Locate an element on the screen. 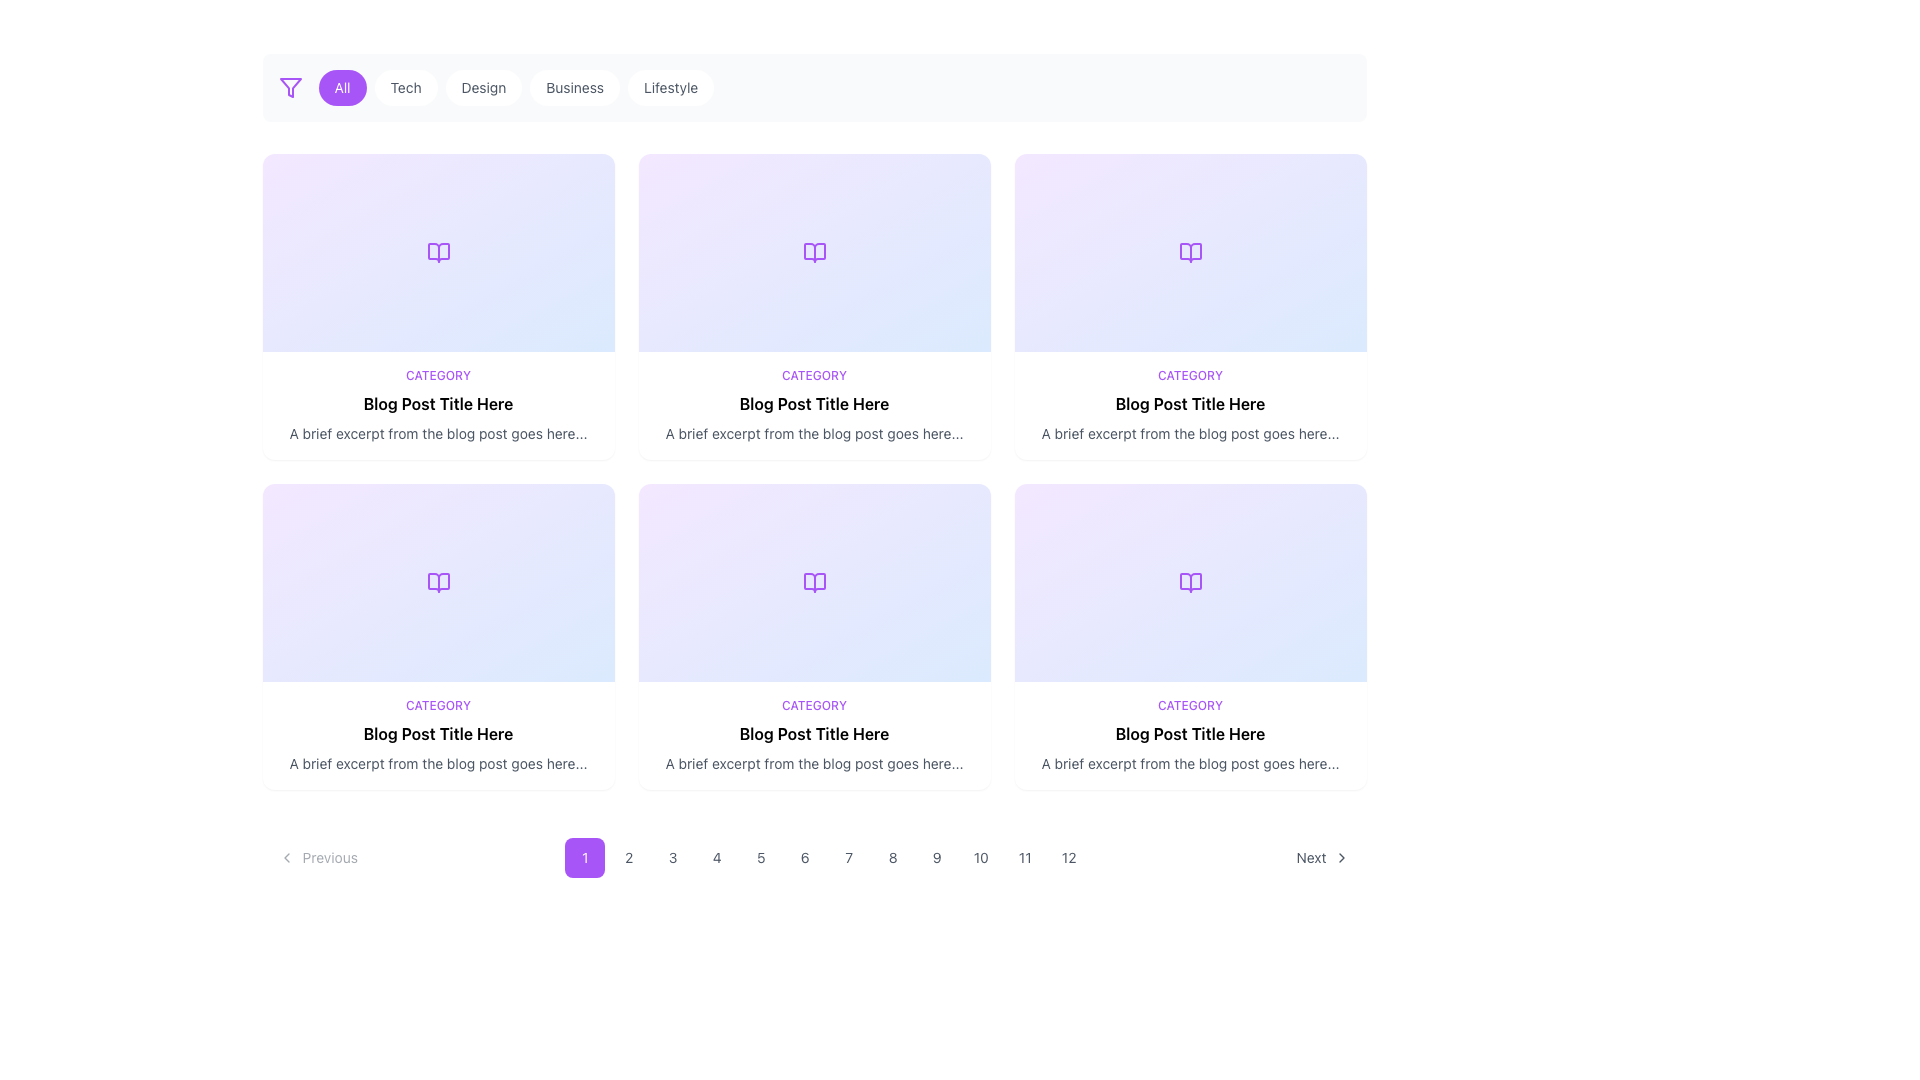 This screenshot has height=1080, width=1920. the rightward-pointing chevron icon located at the bottom-right corner of the 'Next' button to trigger a tooltip or visual effect is located at coordinates (1342, 856).